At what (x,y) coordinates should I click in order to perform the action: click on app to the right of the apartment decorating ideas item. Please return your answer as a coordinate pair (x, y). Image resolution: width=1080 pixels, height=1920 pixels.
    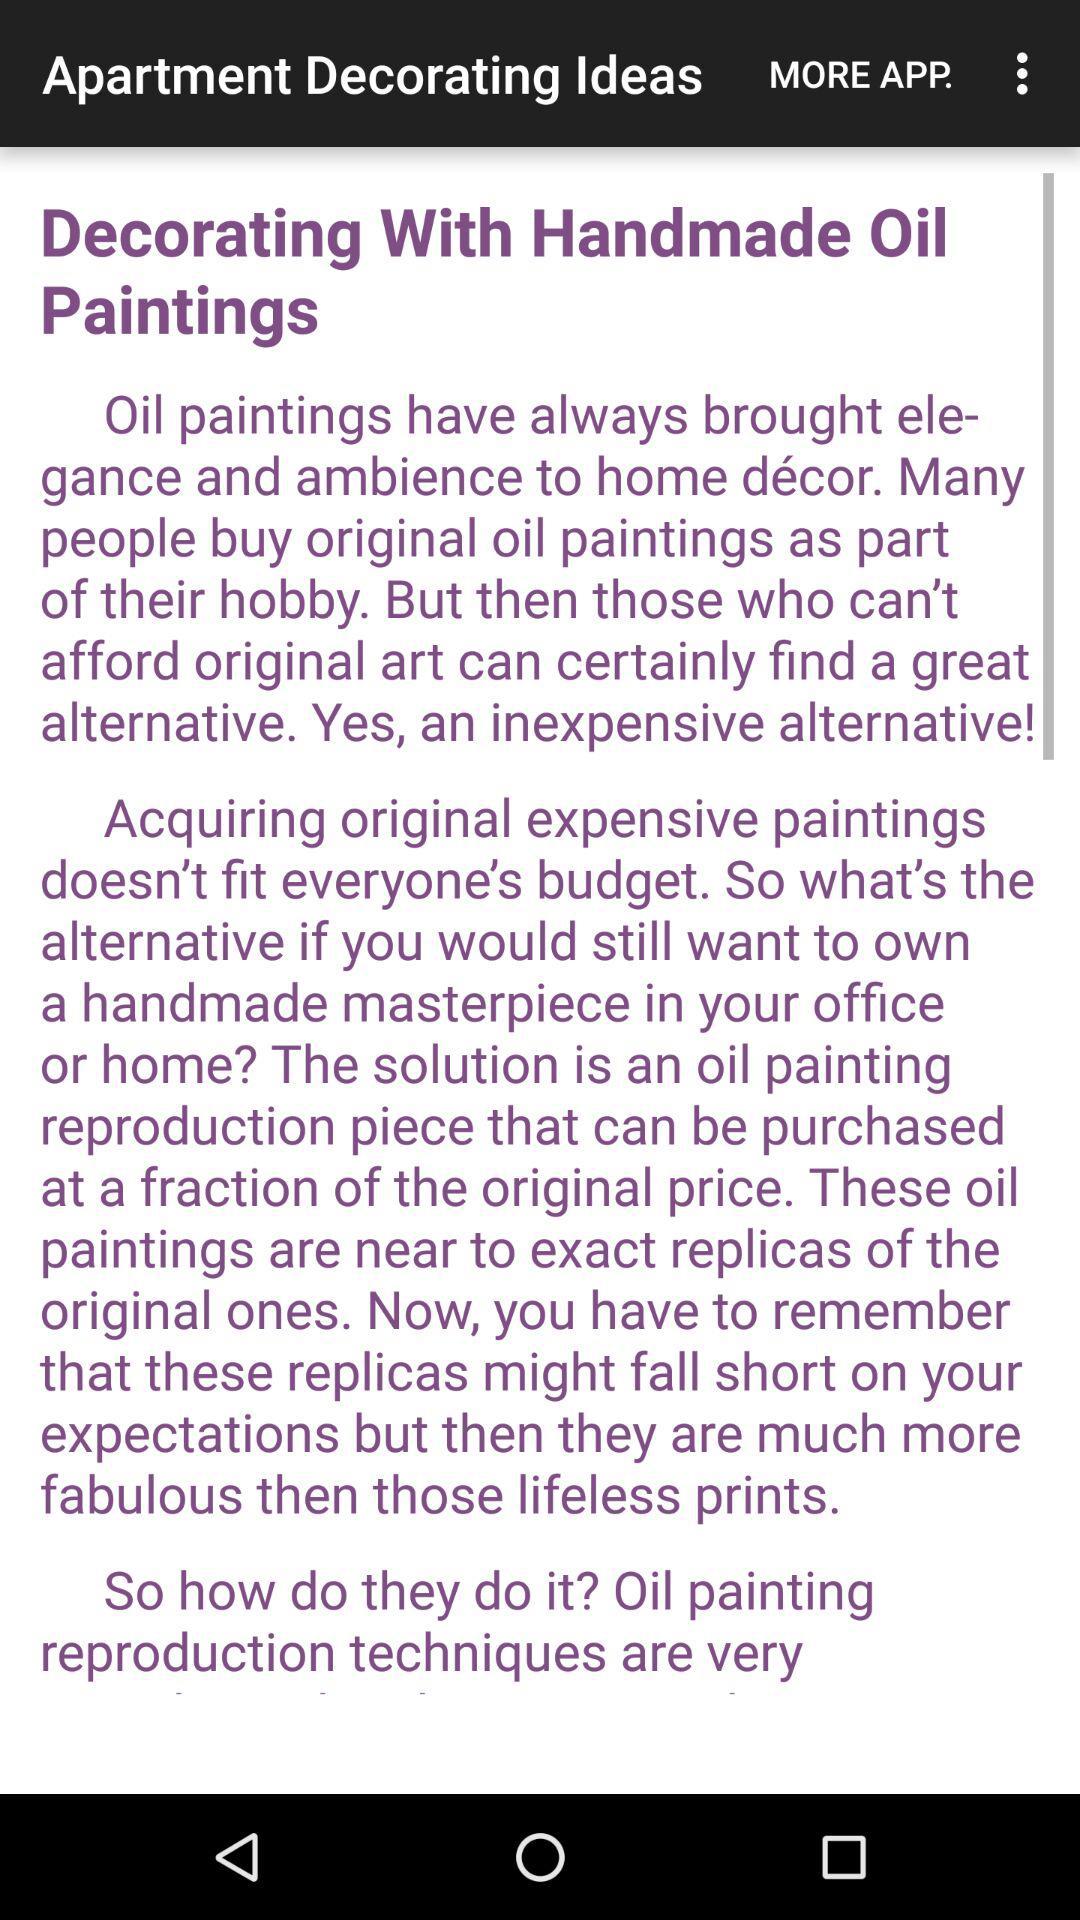
    Looking at the image, I should click on (860, 73).